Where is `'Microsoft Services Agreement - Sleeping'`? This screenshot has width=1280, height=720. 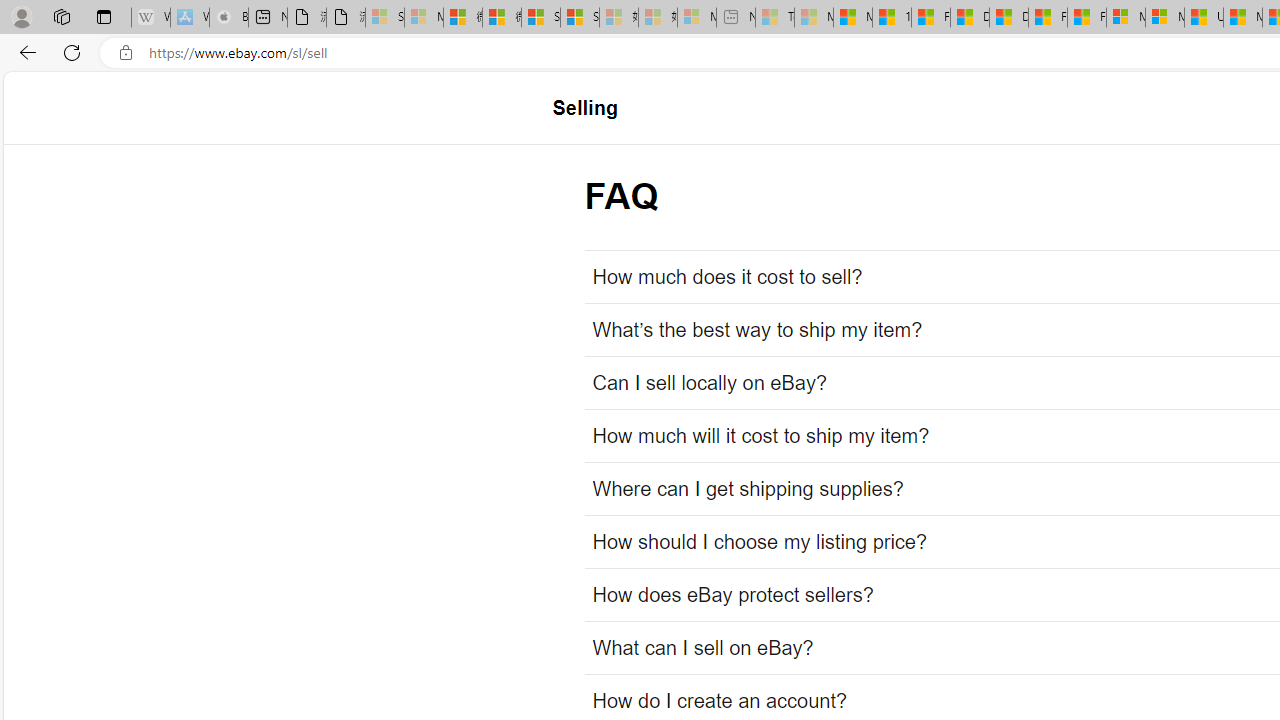
'Microsoft Services Agreement - Sleeping' is located at coordinates (422, 17).